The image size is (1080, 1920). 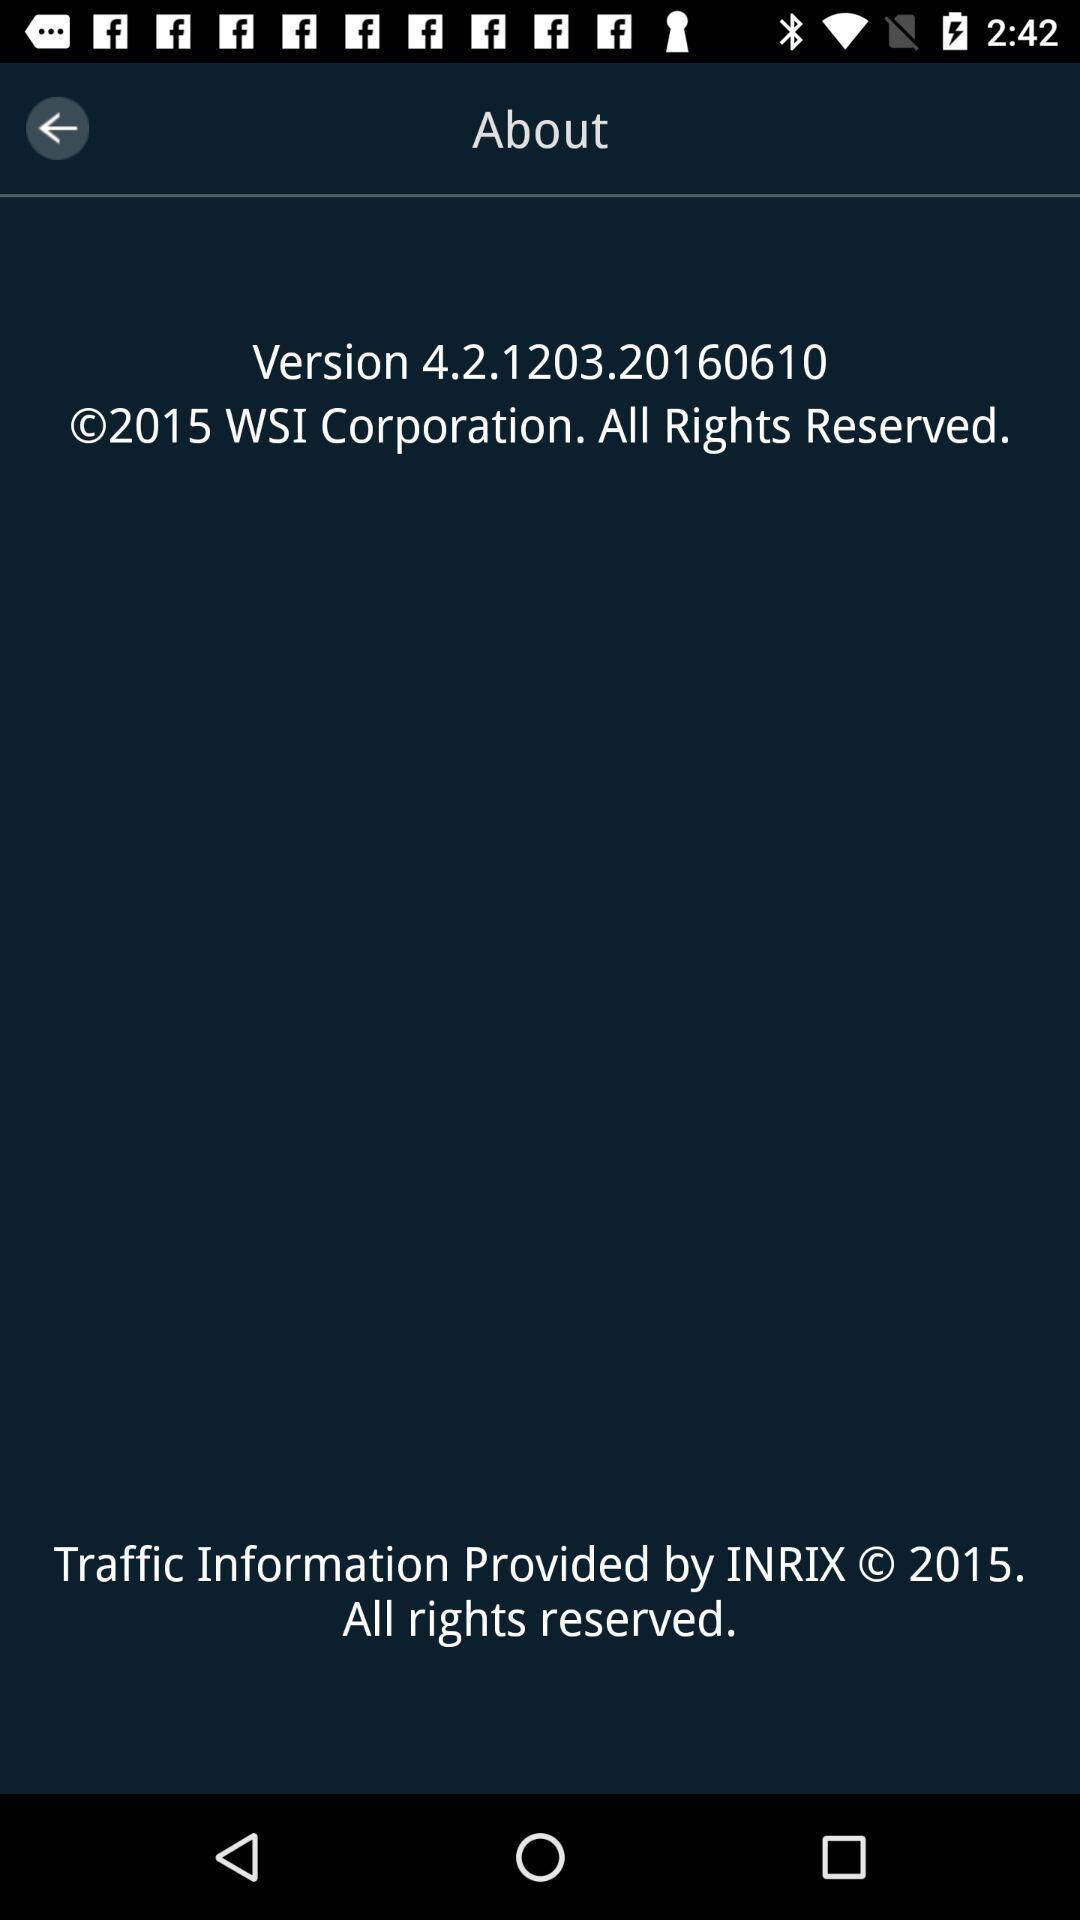 I want to click on the left arrow button which is left side of about, so click(x=56, y=127).